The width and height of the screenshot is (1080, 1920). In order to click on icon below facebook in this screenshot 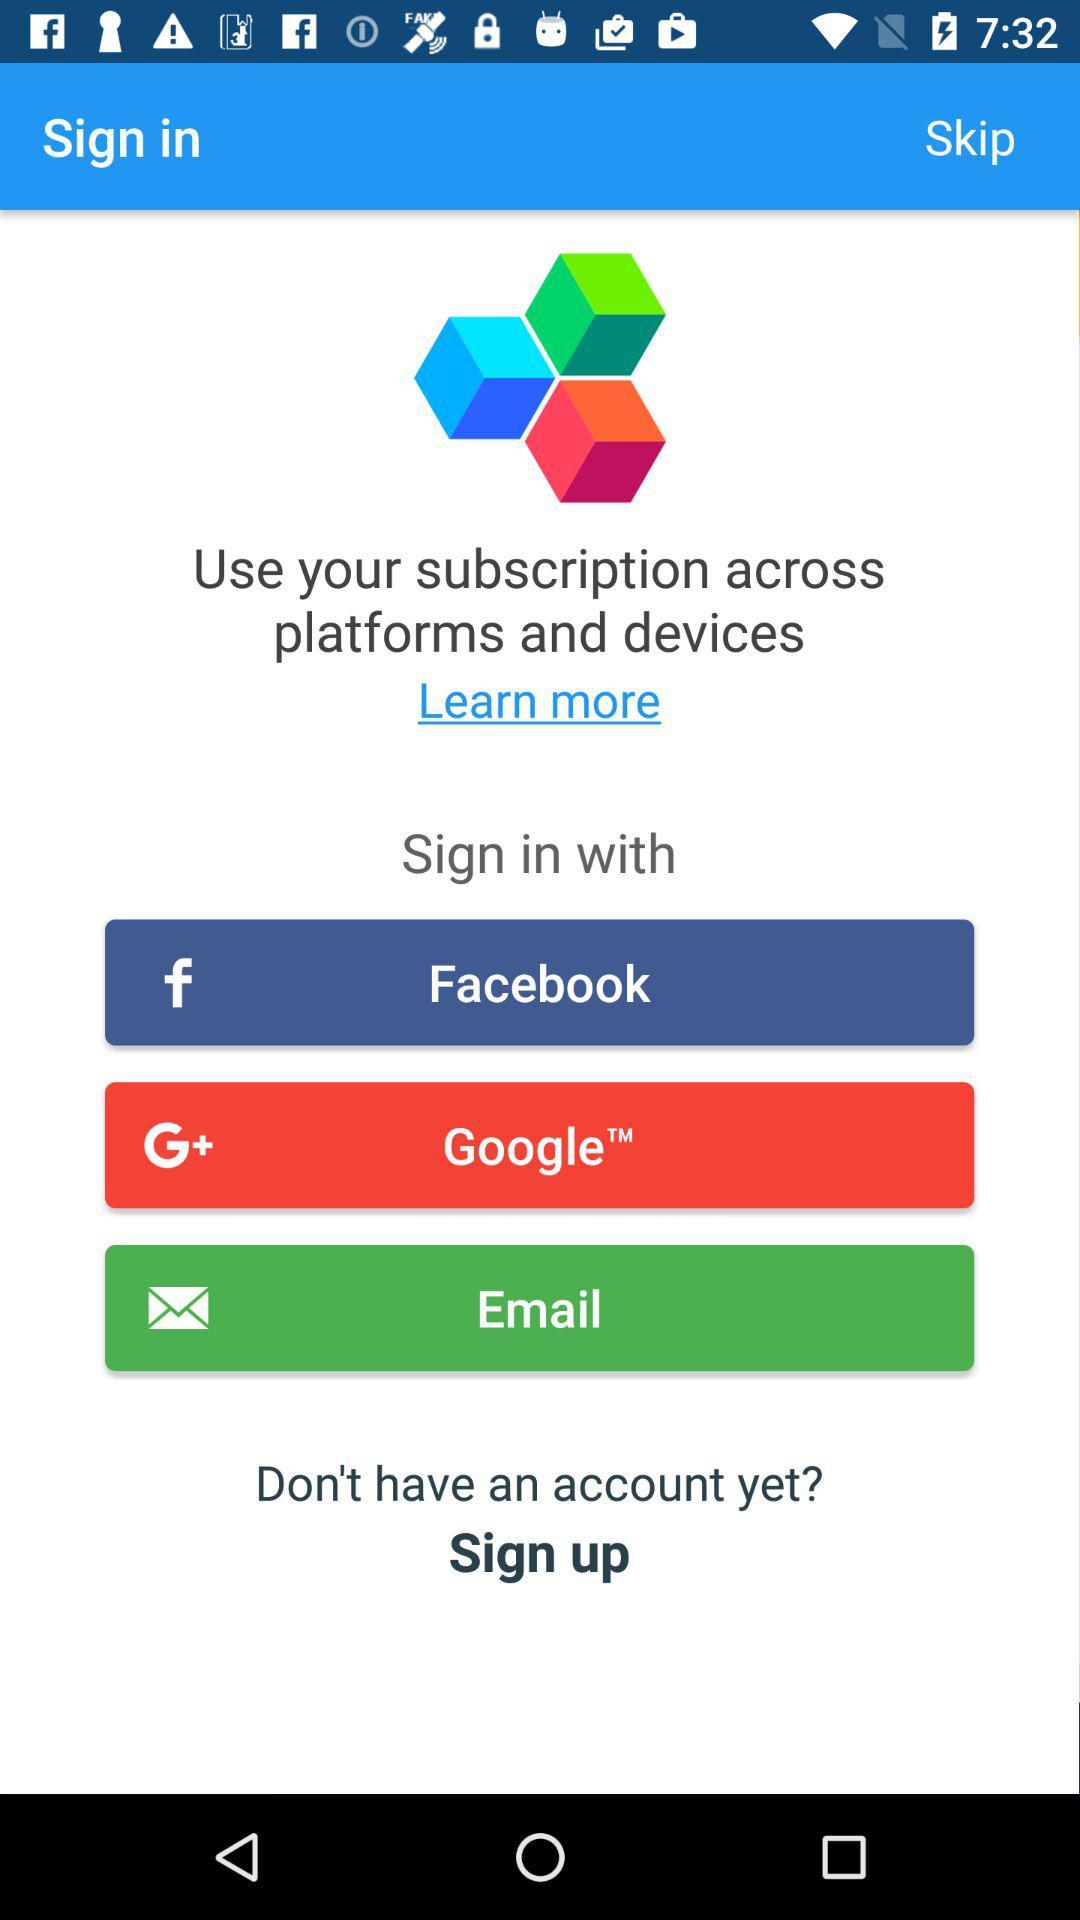, I will do `click(538, 1145)`.